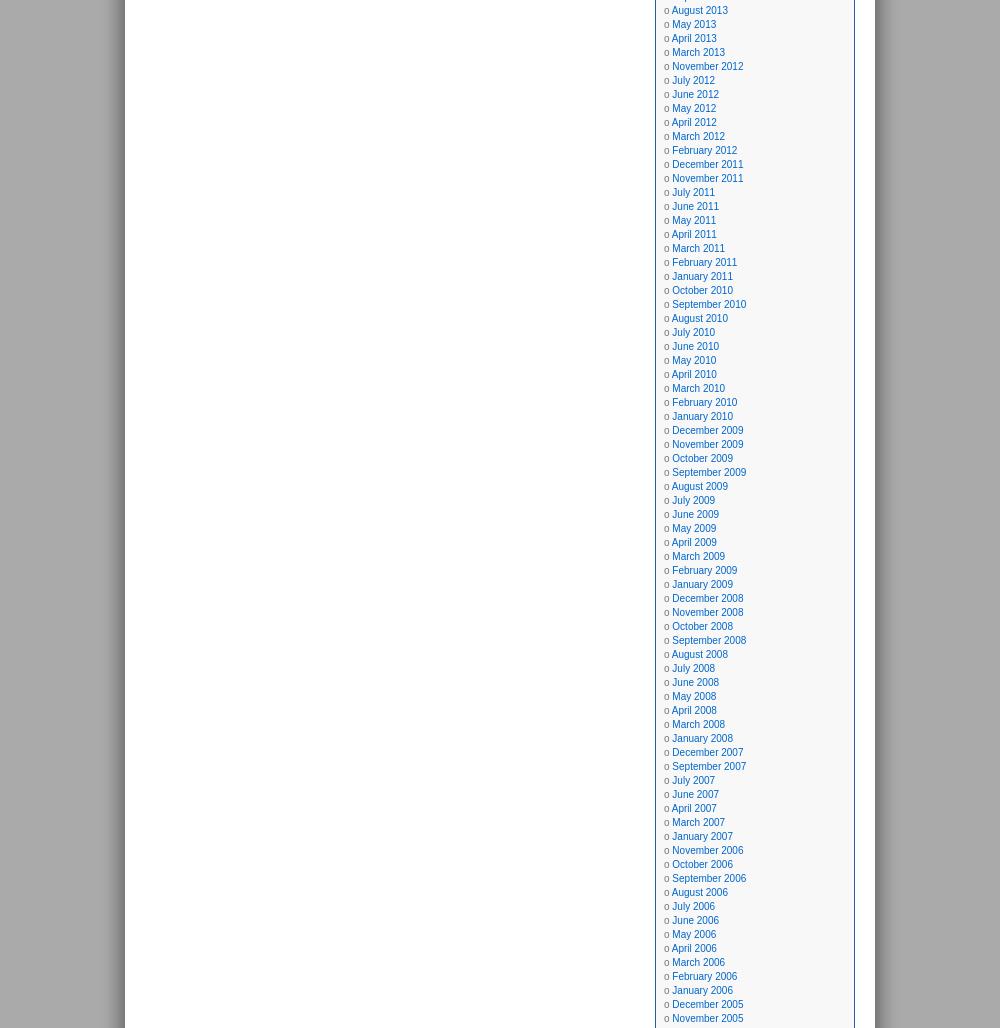 Image resolution: width=1000 pixels, height=1028 pixels. Describe the element at coordinates (692, 121) in the screenshot. I see `'April 2012'` at that location.